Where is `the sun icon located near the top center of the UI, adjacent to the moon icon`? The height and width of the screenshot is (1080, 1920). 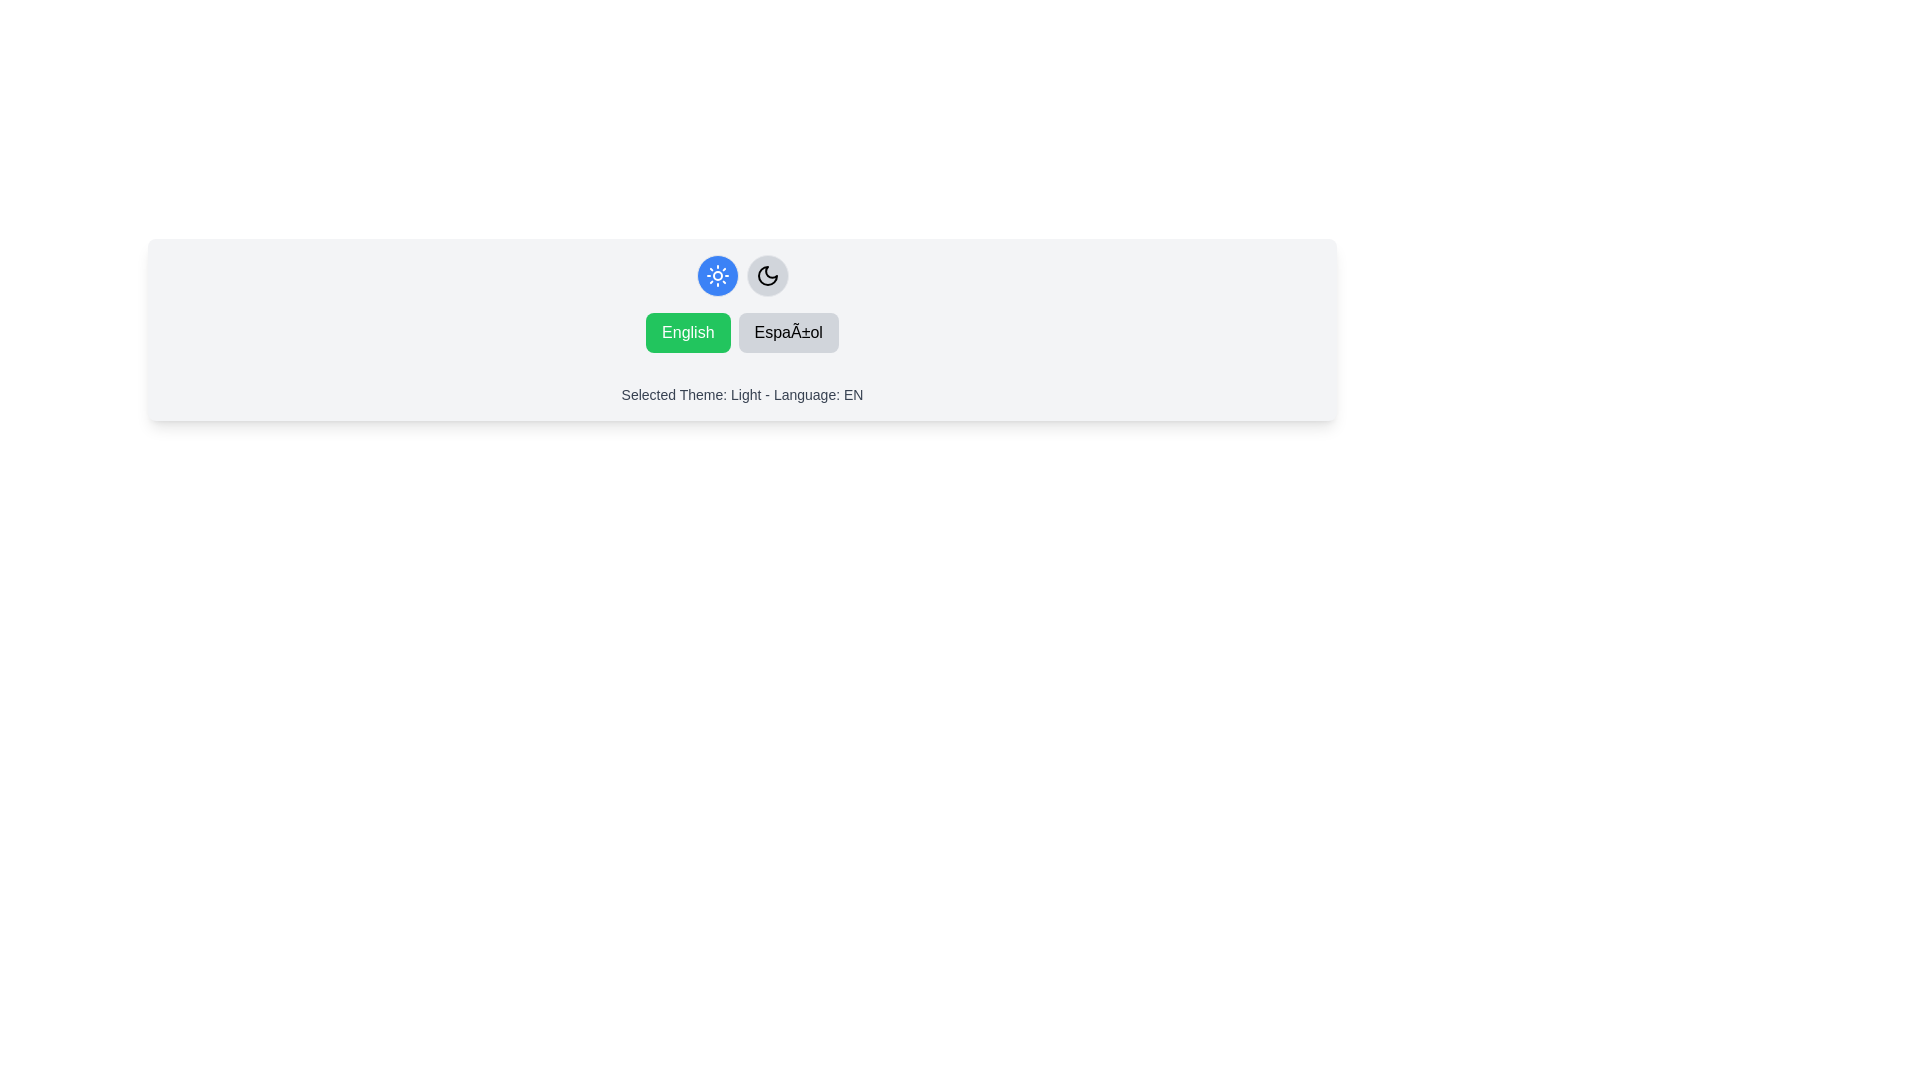 the sun icon located near the top center of the UI, adjacent to the moon icon is located at coordinates (717, 276).